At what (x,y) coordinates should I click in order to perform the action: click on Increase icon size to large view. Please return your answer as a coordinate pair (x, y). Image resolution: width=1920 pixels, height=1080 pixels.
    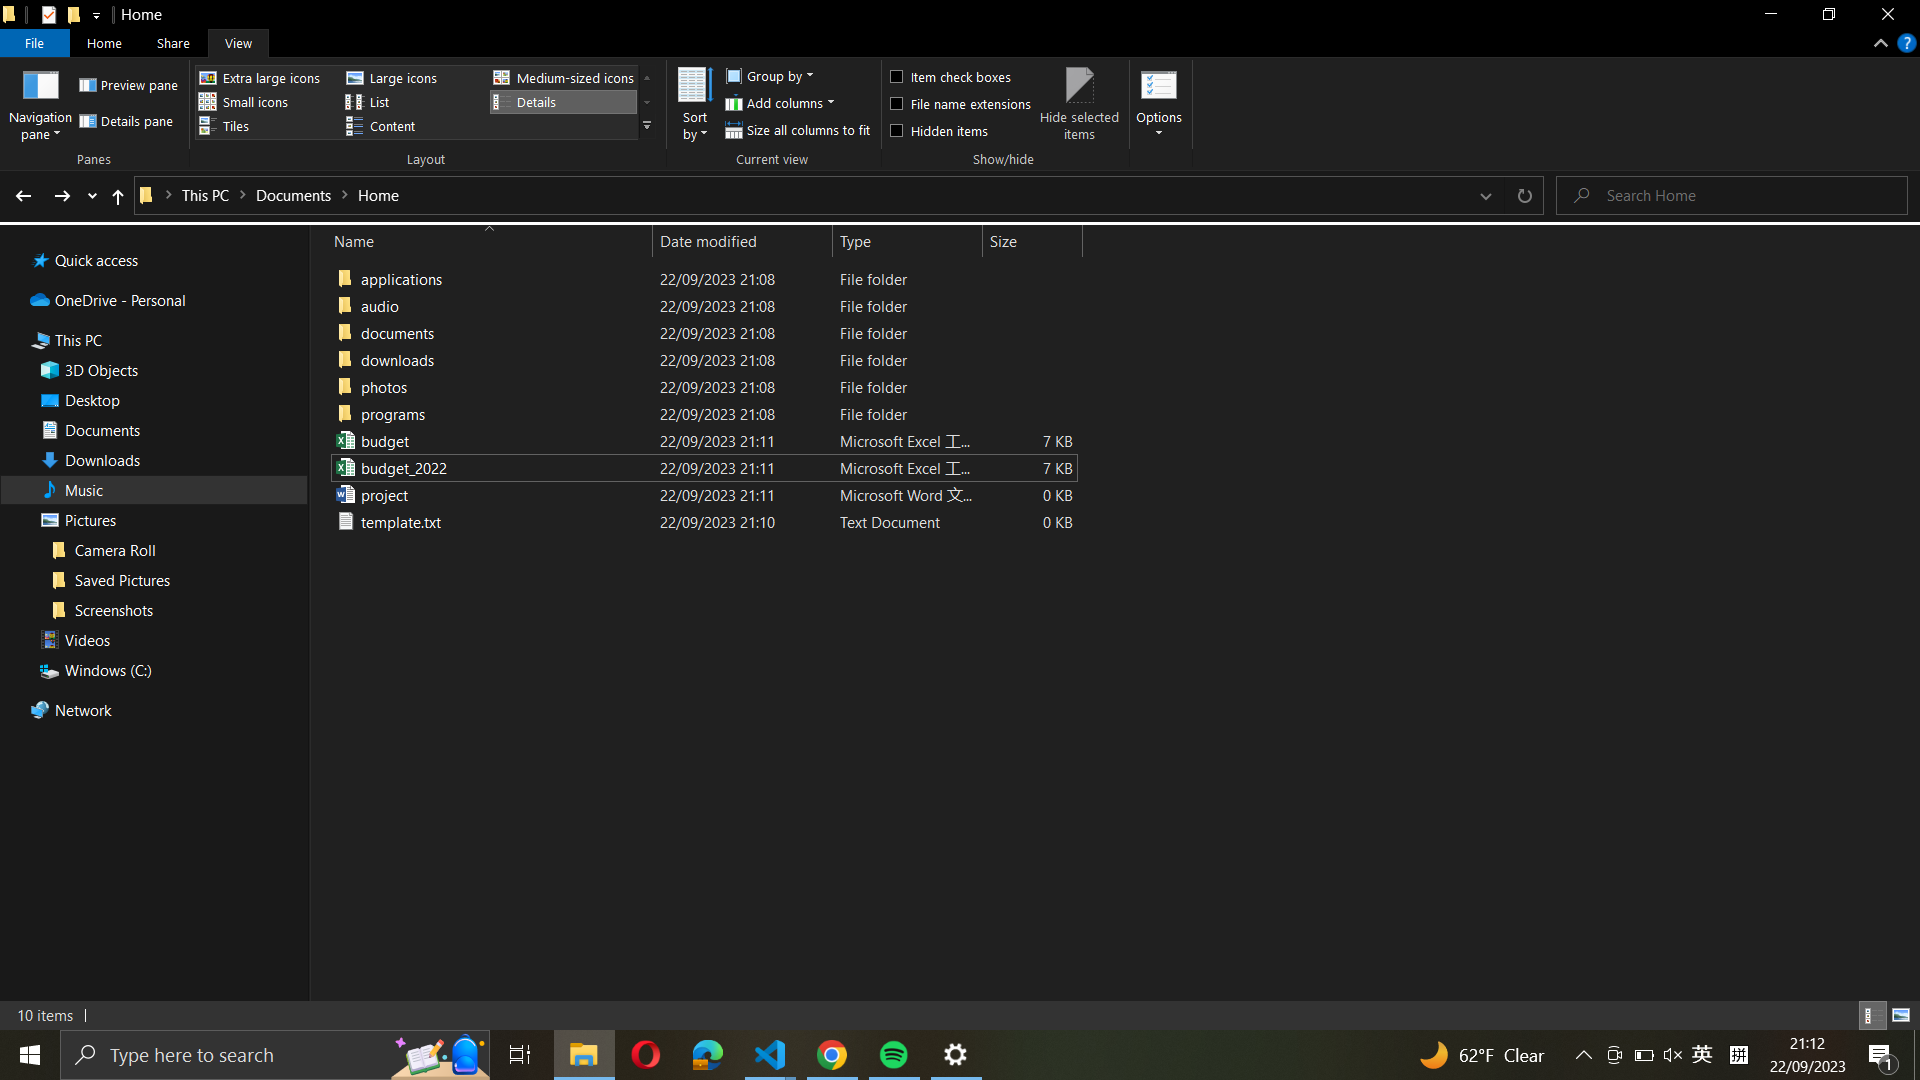
    Looking at the image, I should click on (408, 77).